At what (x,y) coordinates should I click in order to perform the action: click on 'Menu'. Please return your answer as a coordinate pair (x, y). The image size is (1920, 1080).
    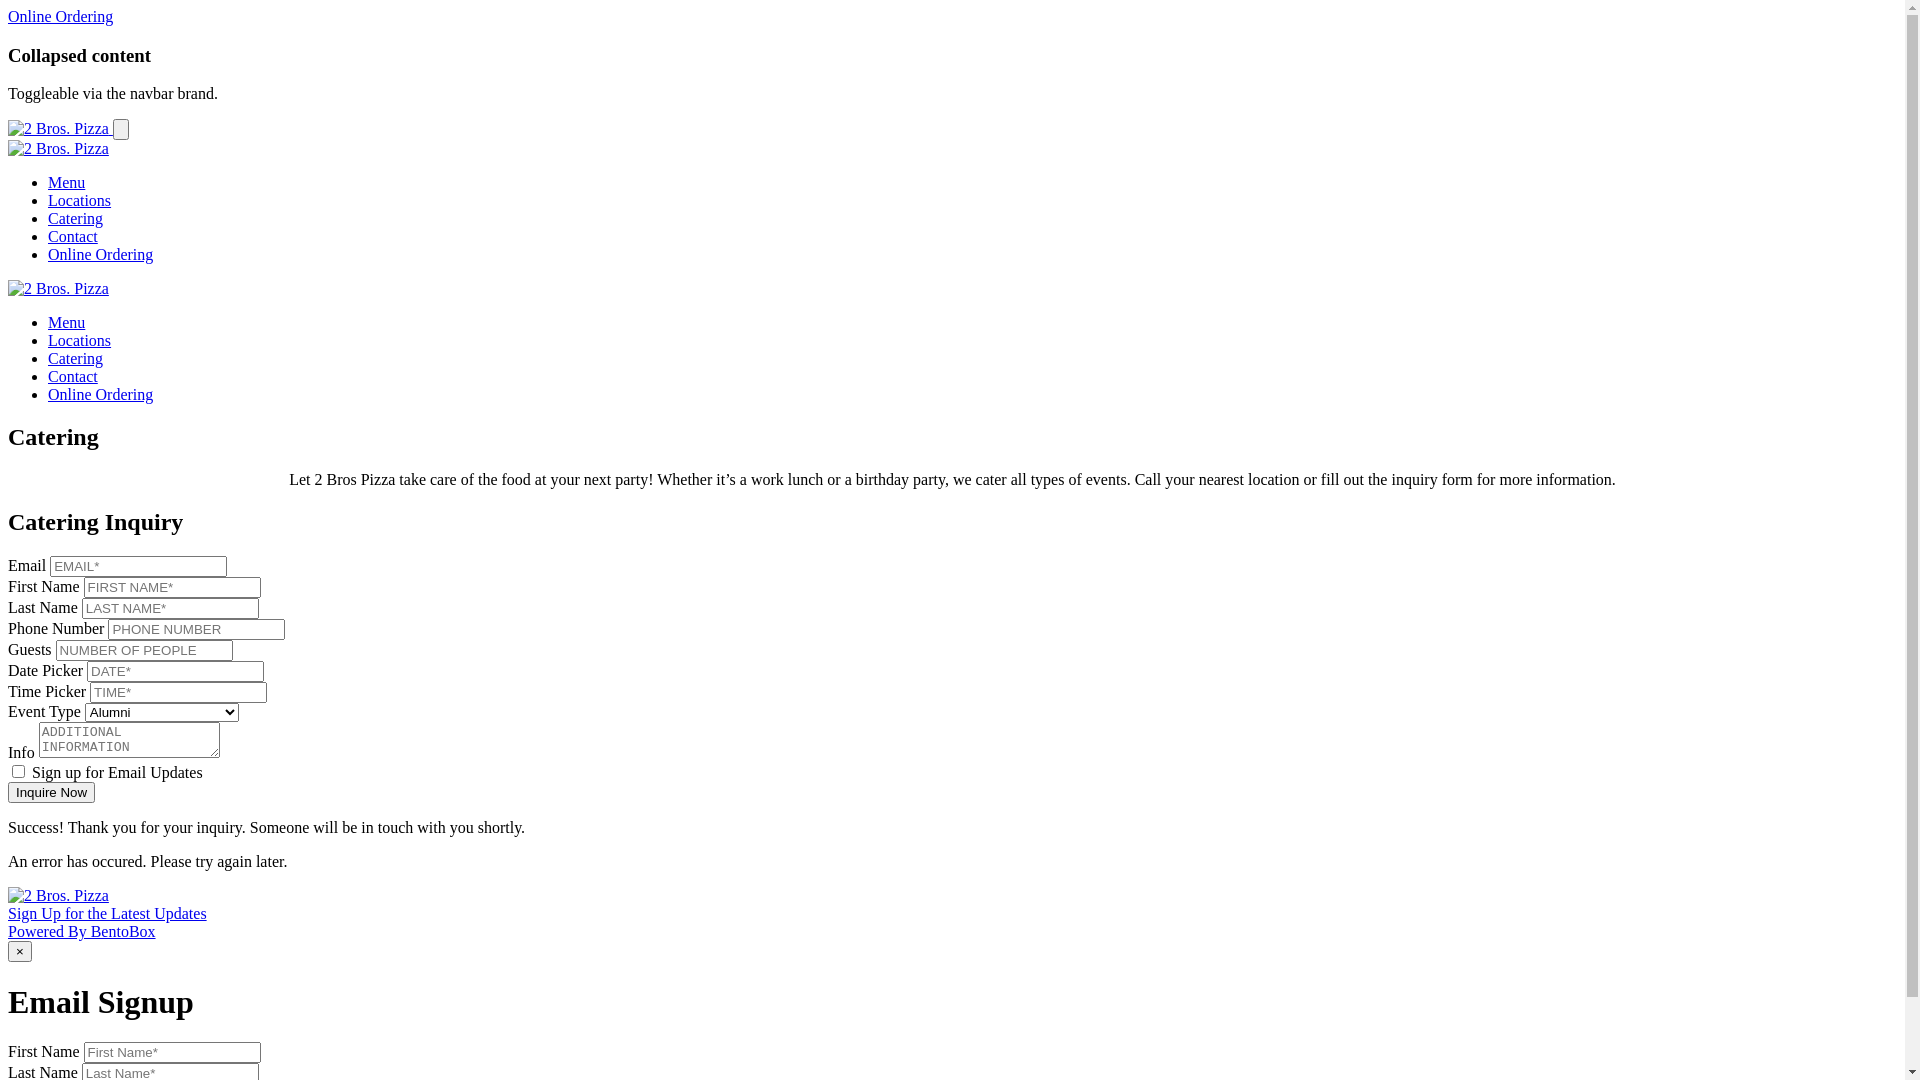
    Looking at the image, I should click on (66, 321).